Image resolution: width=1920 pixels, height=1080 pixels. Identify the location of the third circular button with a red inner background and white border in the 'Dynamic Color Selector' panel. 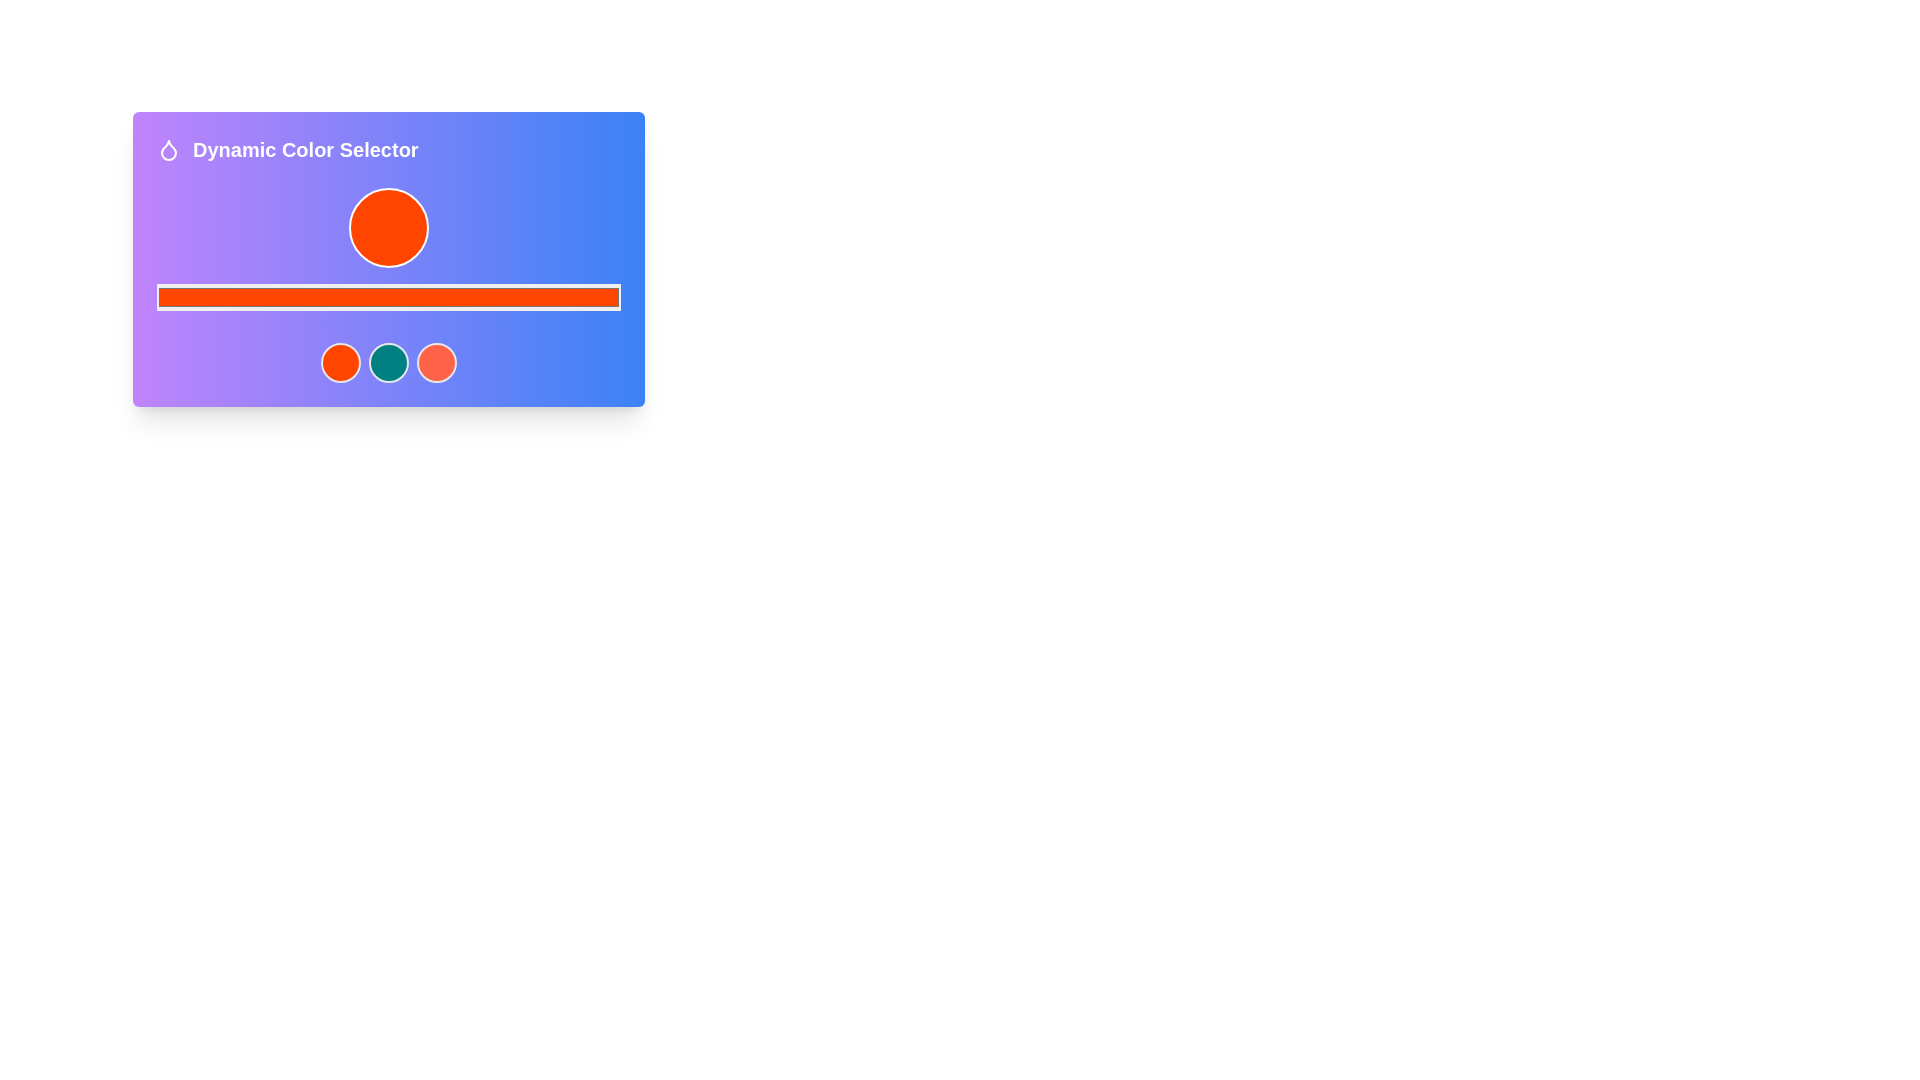
(435, 362).